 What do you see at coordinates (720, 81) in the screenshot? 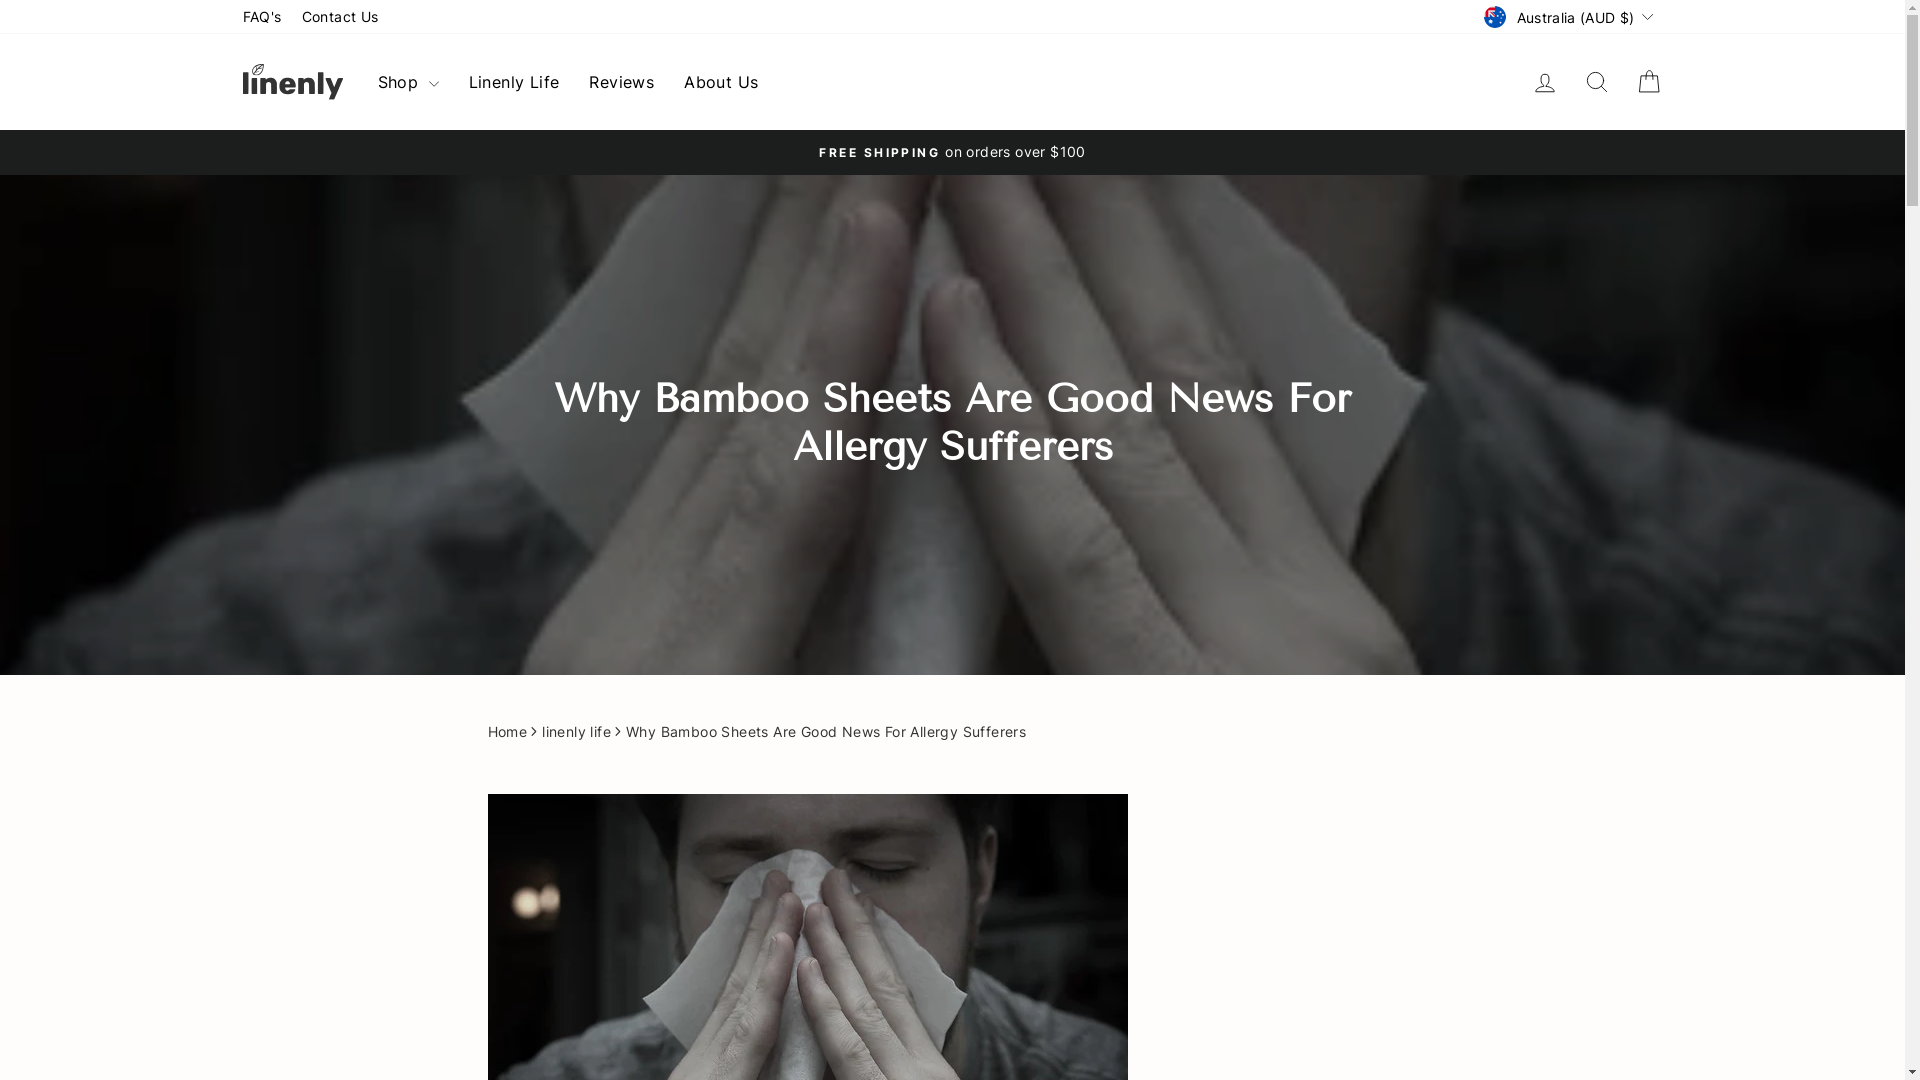
I see `'About Us'` at bounding box center [720, 81].